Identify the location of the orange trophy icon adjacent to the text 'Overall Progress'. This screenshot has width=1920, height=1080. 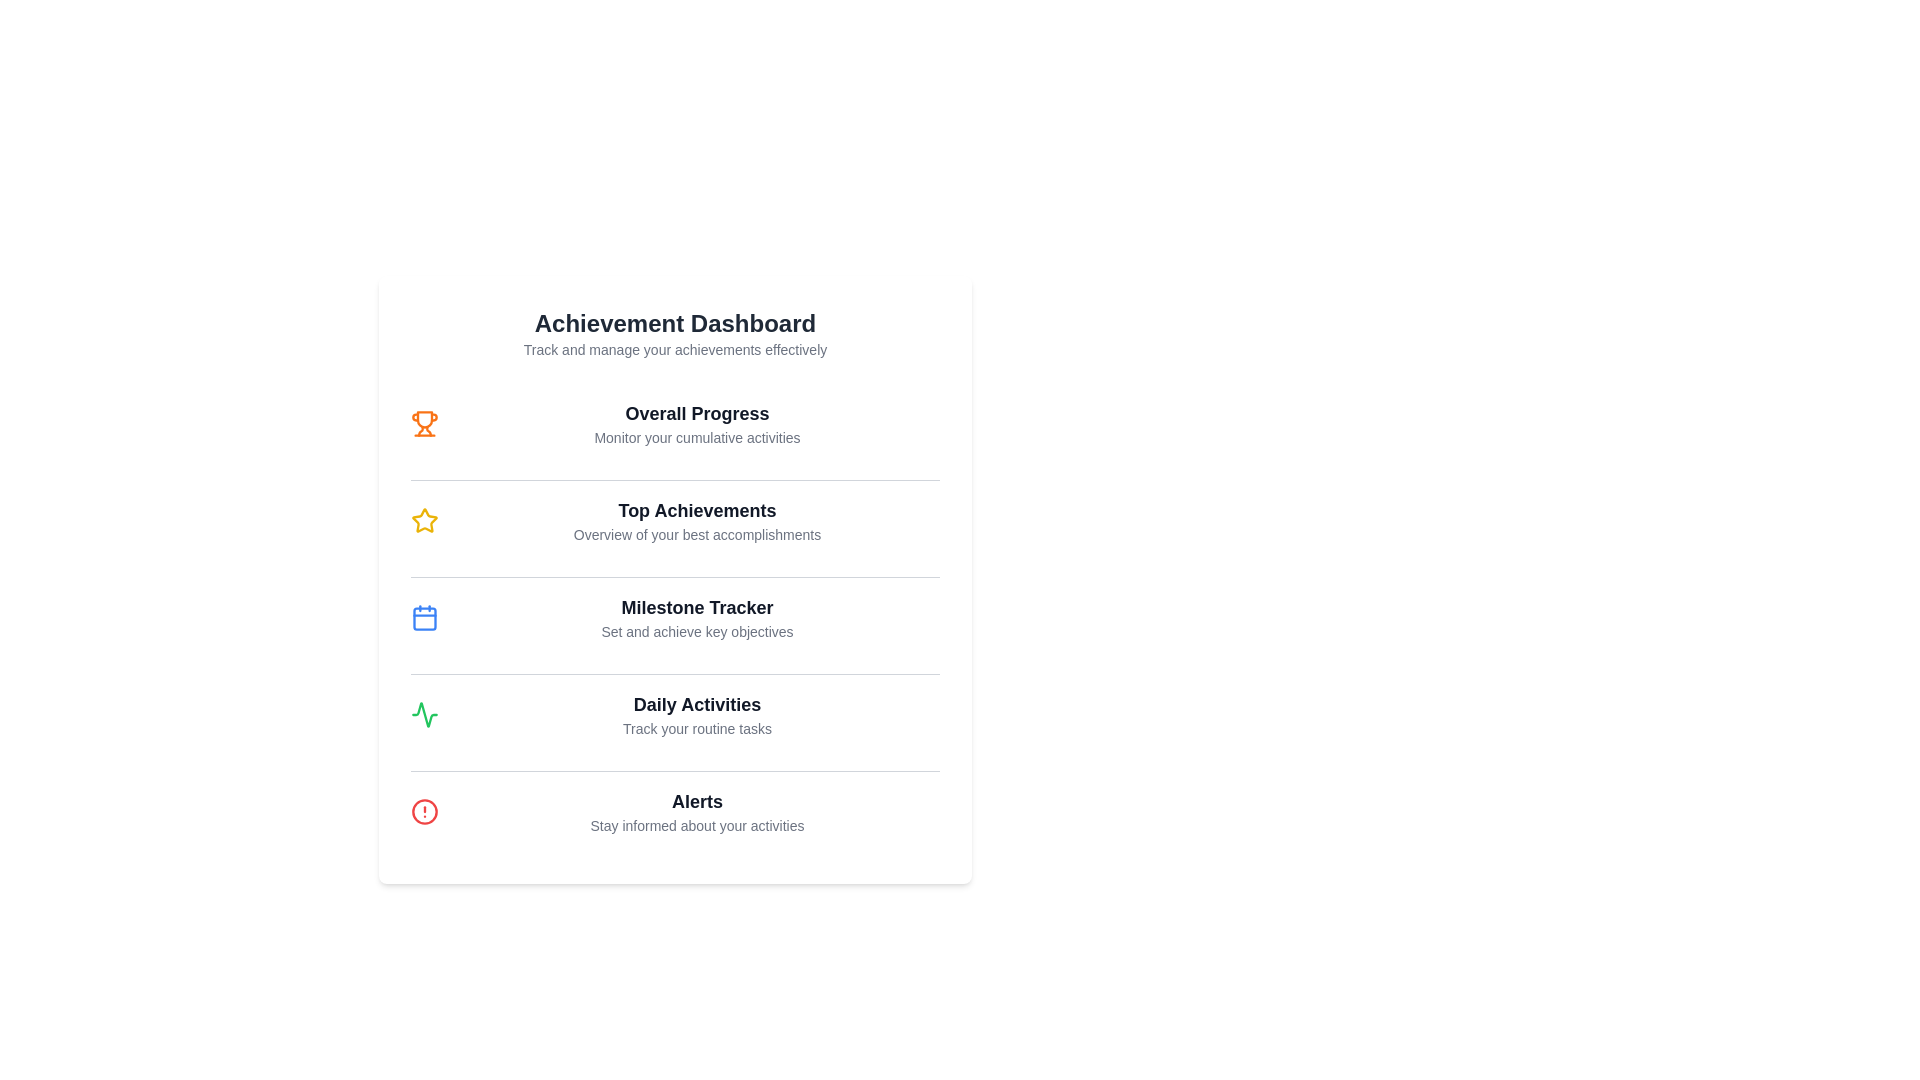
(424, 423).